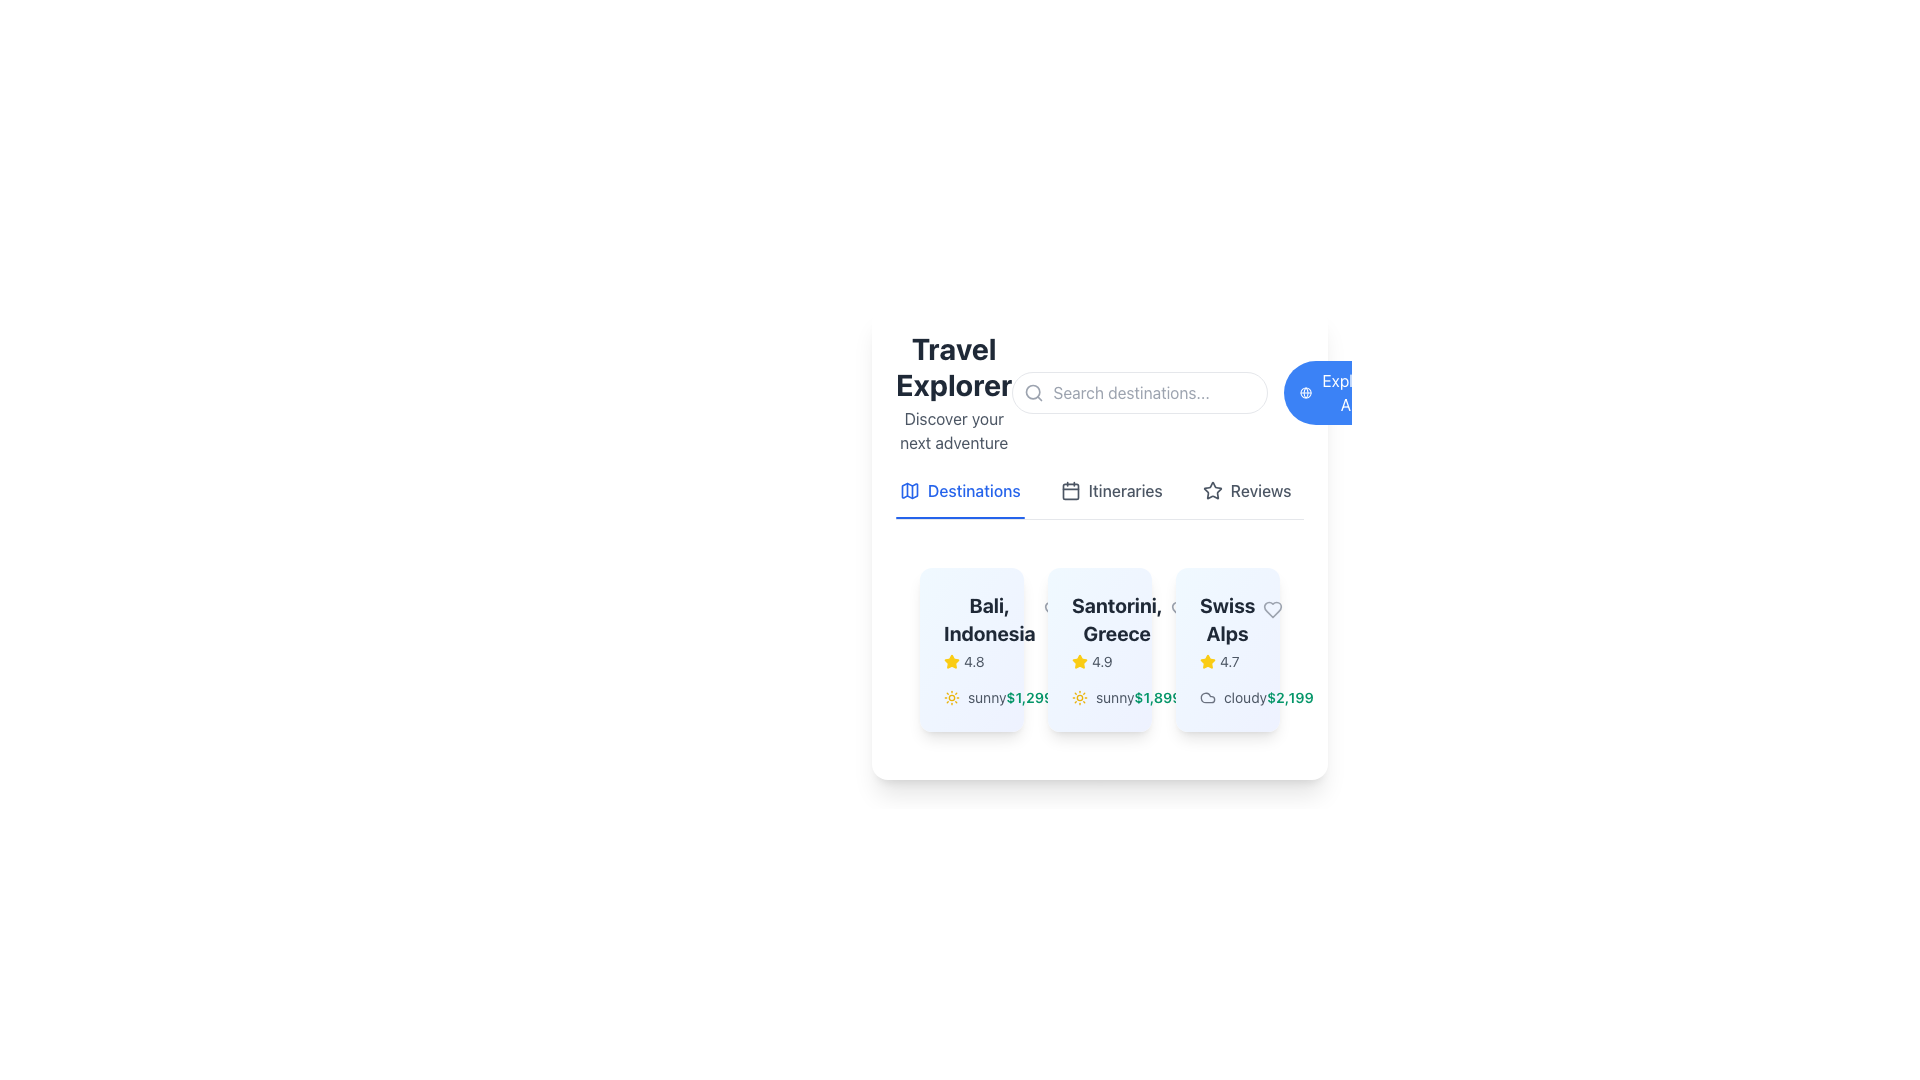 The width and height of the screenshot is (1920, 1080). I want to click on text displayed in the text block that shows 'Santorini, Greece' in a bold, large, dark-gray font, positioned centrally within the second card of the destination cards, so click(1116, 619).